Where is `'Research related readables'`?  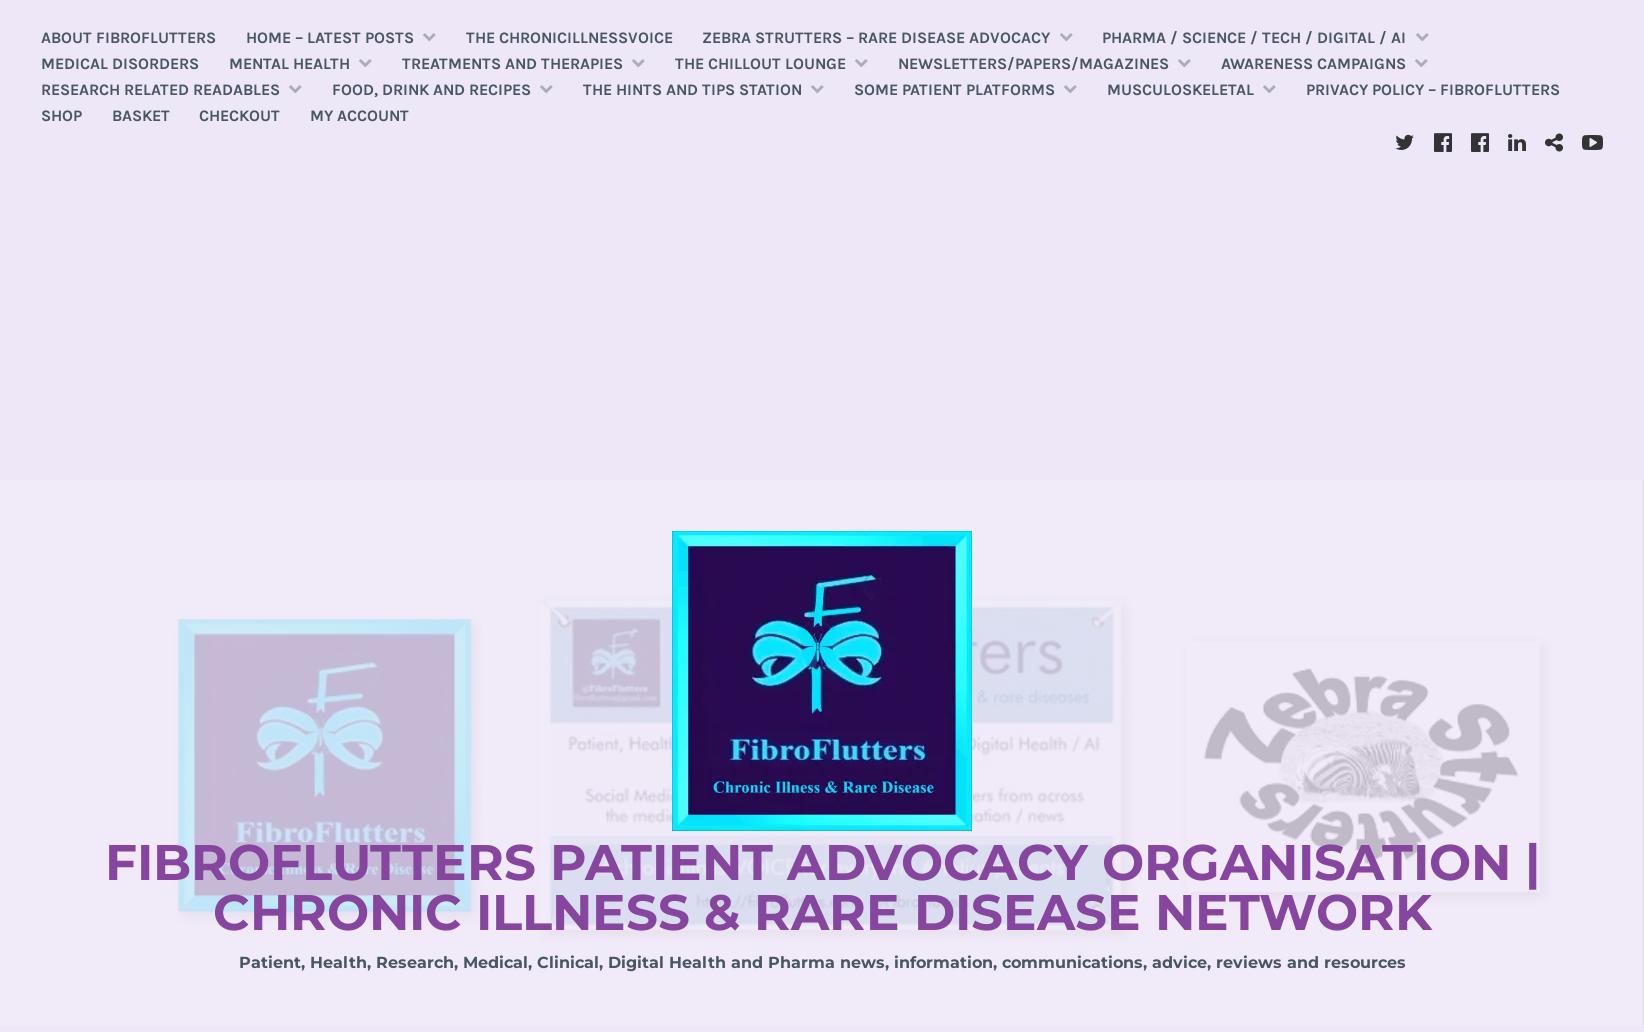 'Research related readables' is located at coordinates (159, 88).